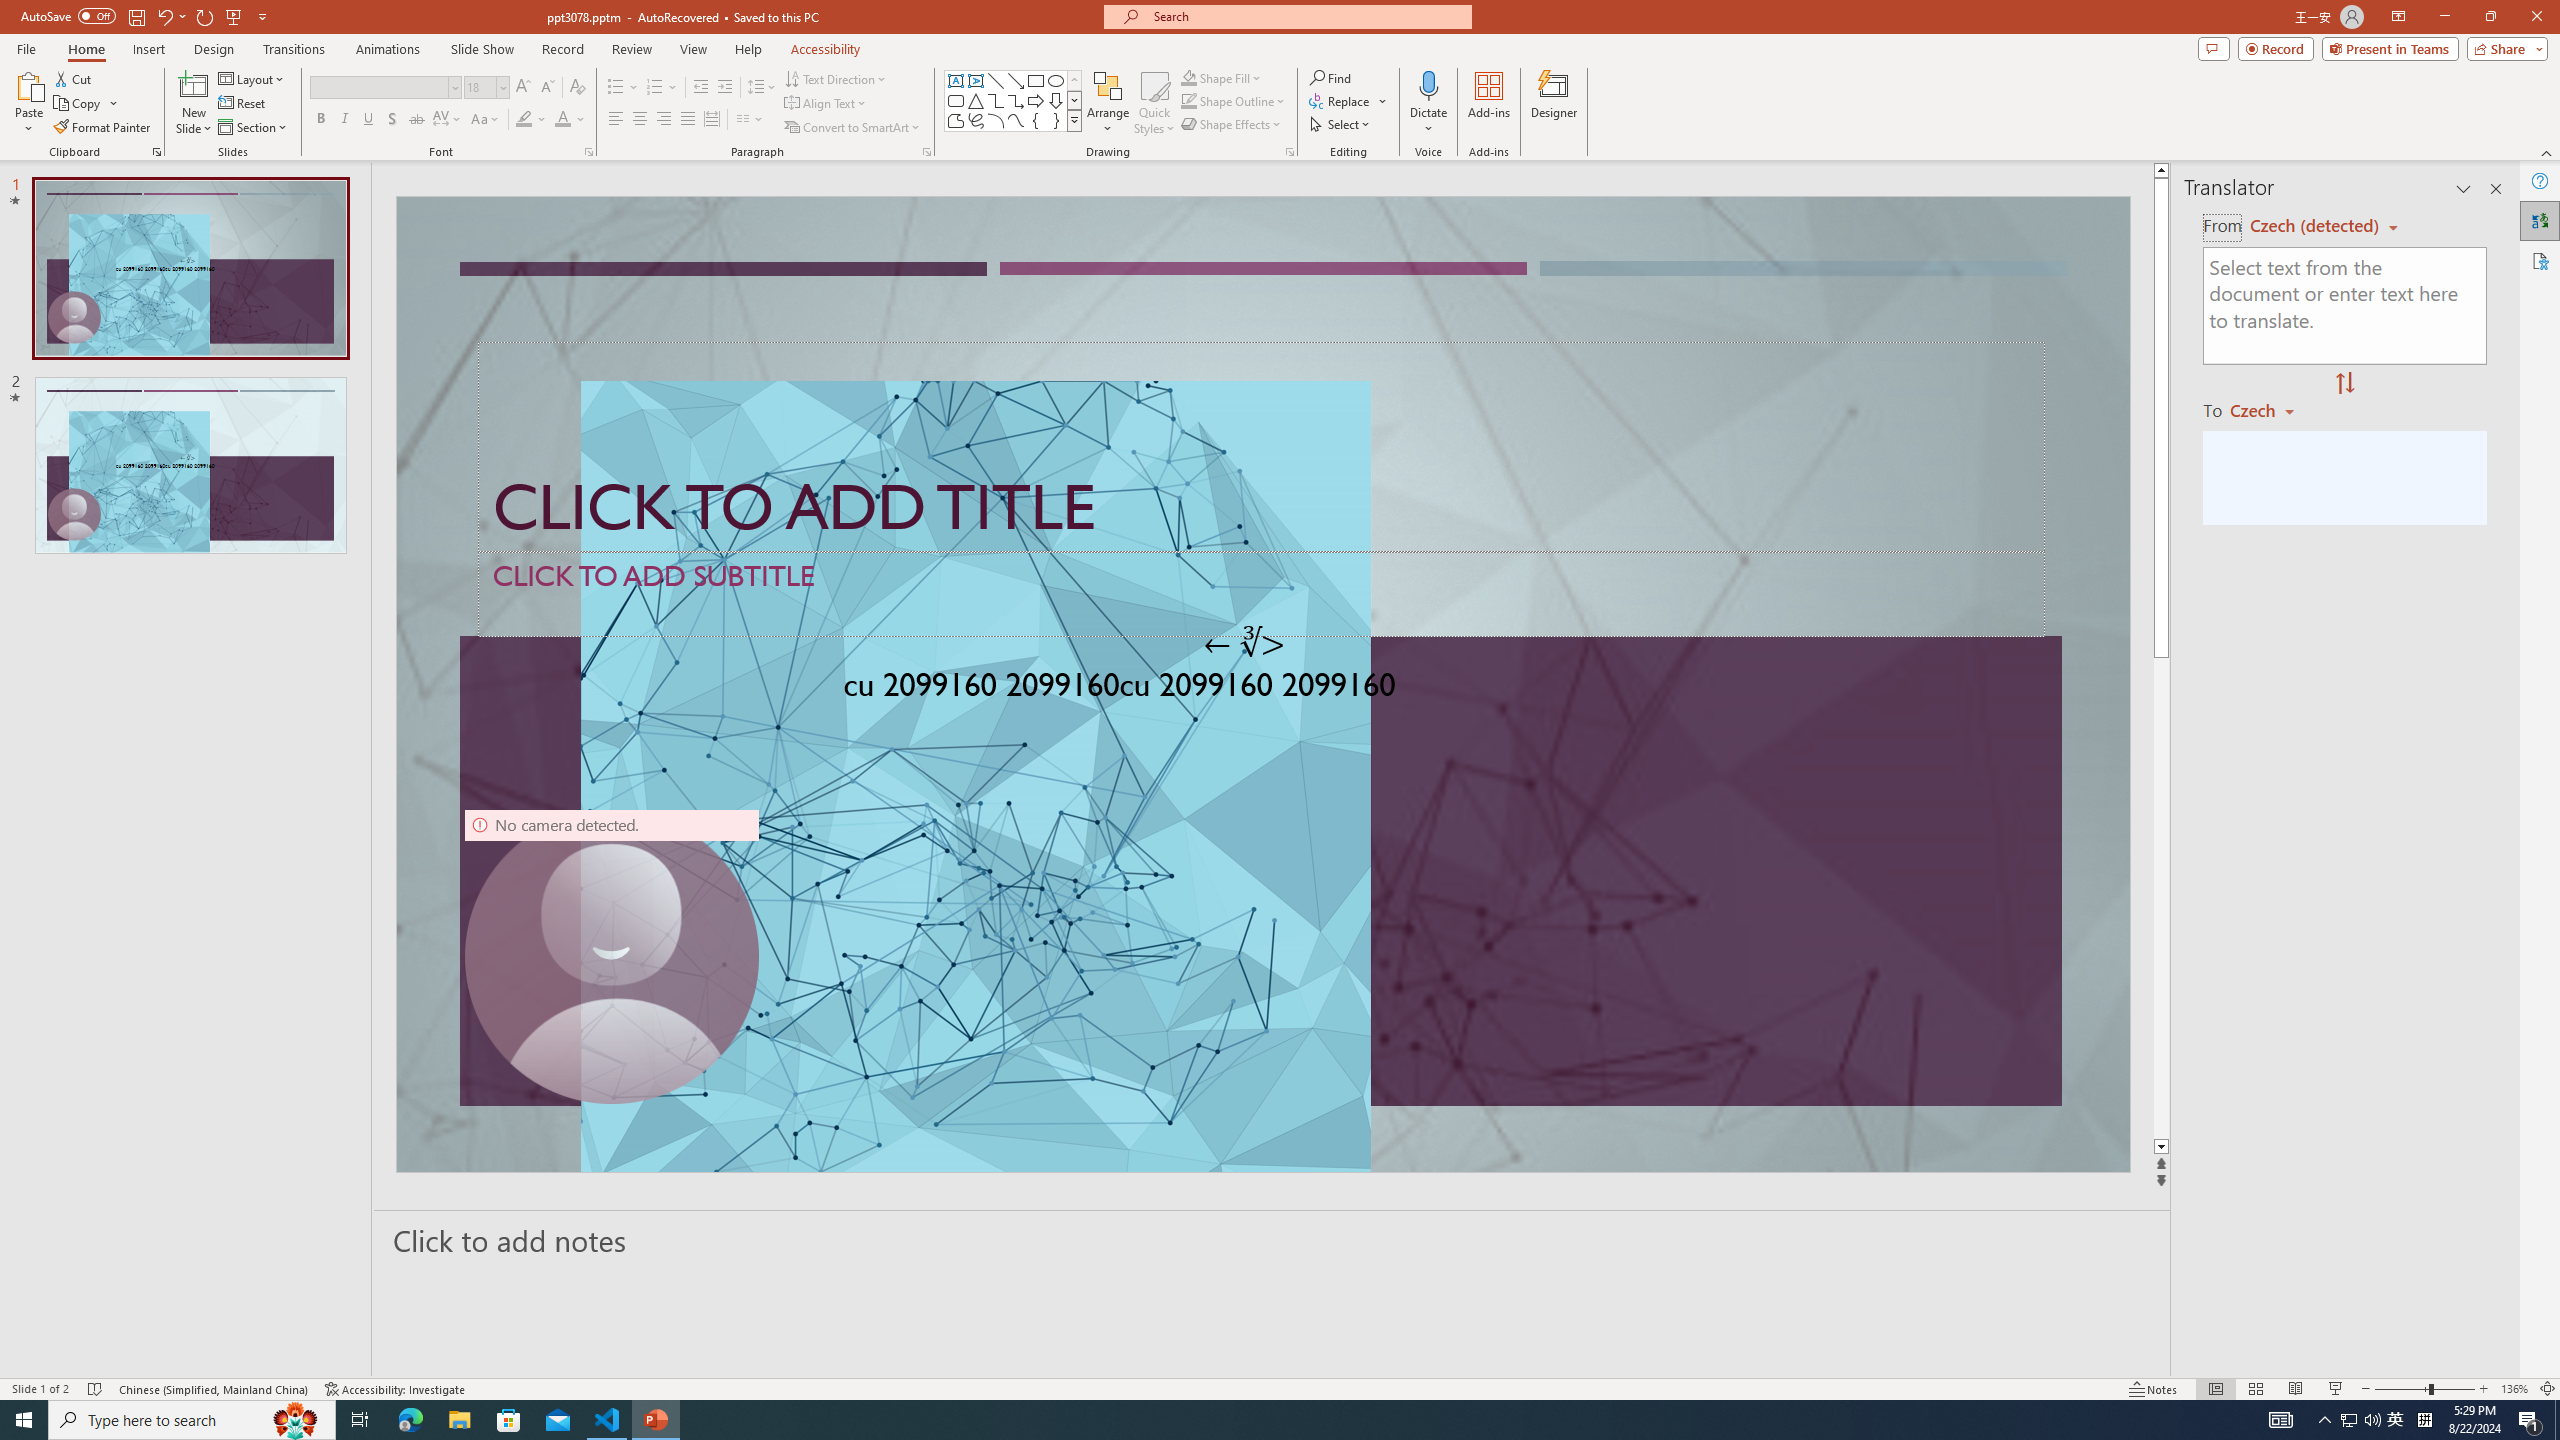  Describe the element at coordinates (955, 80) in the screenshot. I see `'Text Box'` at that location.